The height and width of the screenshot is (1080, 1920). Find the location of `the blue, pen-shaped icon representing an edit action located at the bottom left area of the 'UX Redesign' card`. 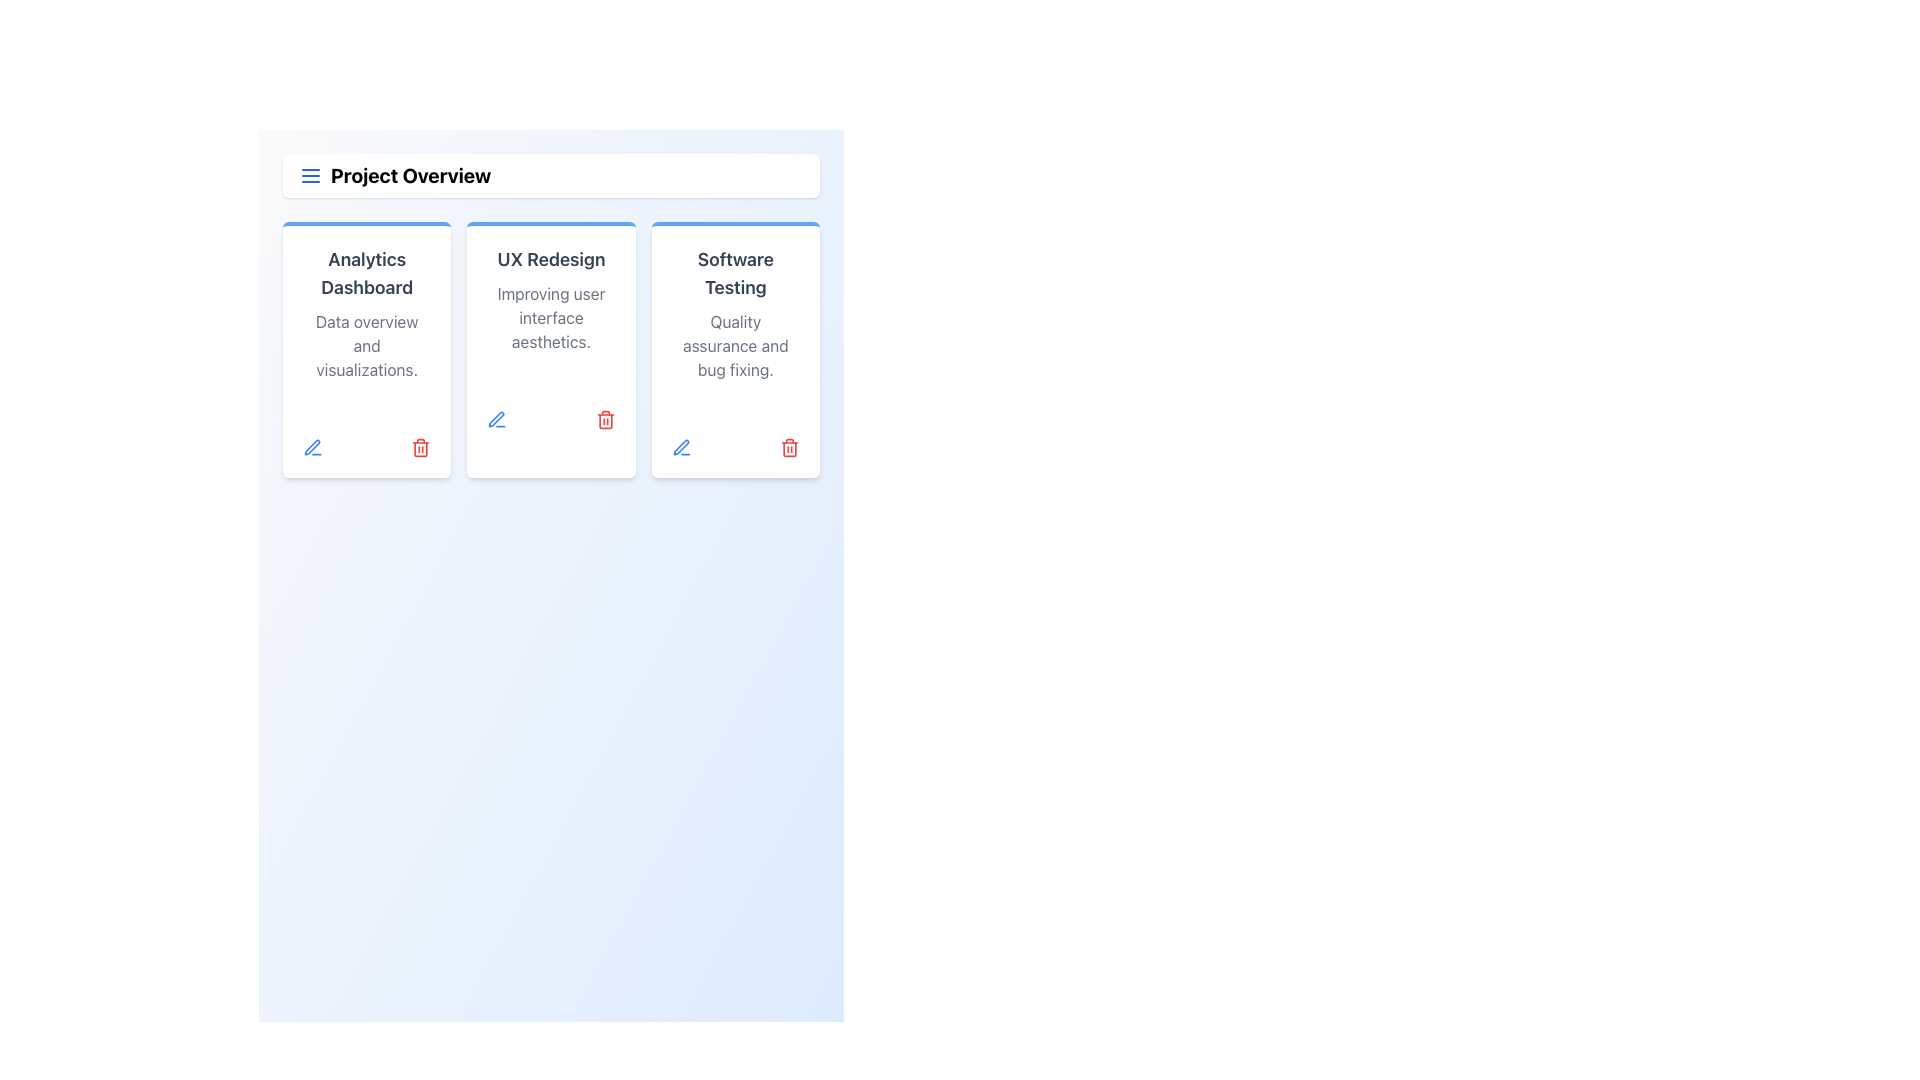

the blue, pen-shaped icon representing an edit action located at the bottom left area of the 'UX Redesign' card is located at coordinates (311, 446).